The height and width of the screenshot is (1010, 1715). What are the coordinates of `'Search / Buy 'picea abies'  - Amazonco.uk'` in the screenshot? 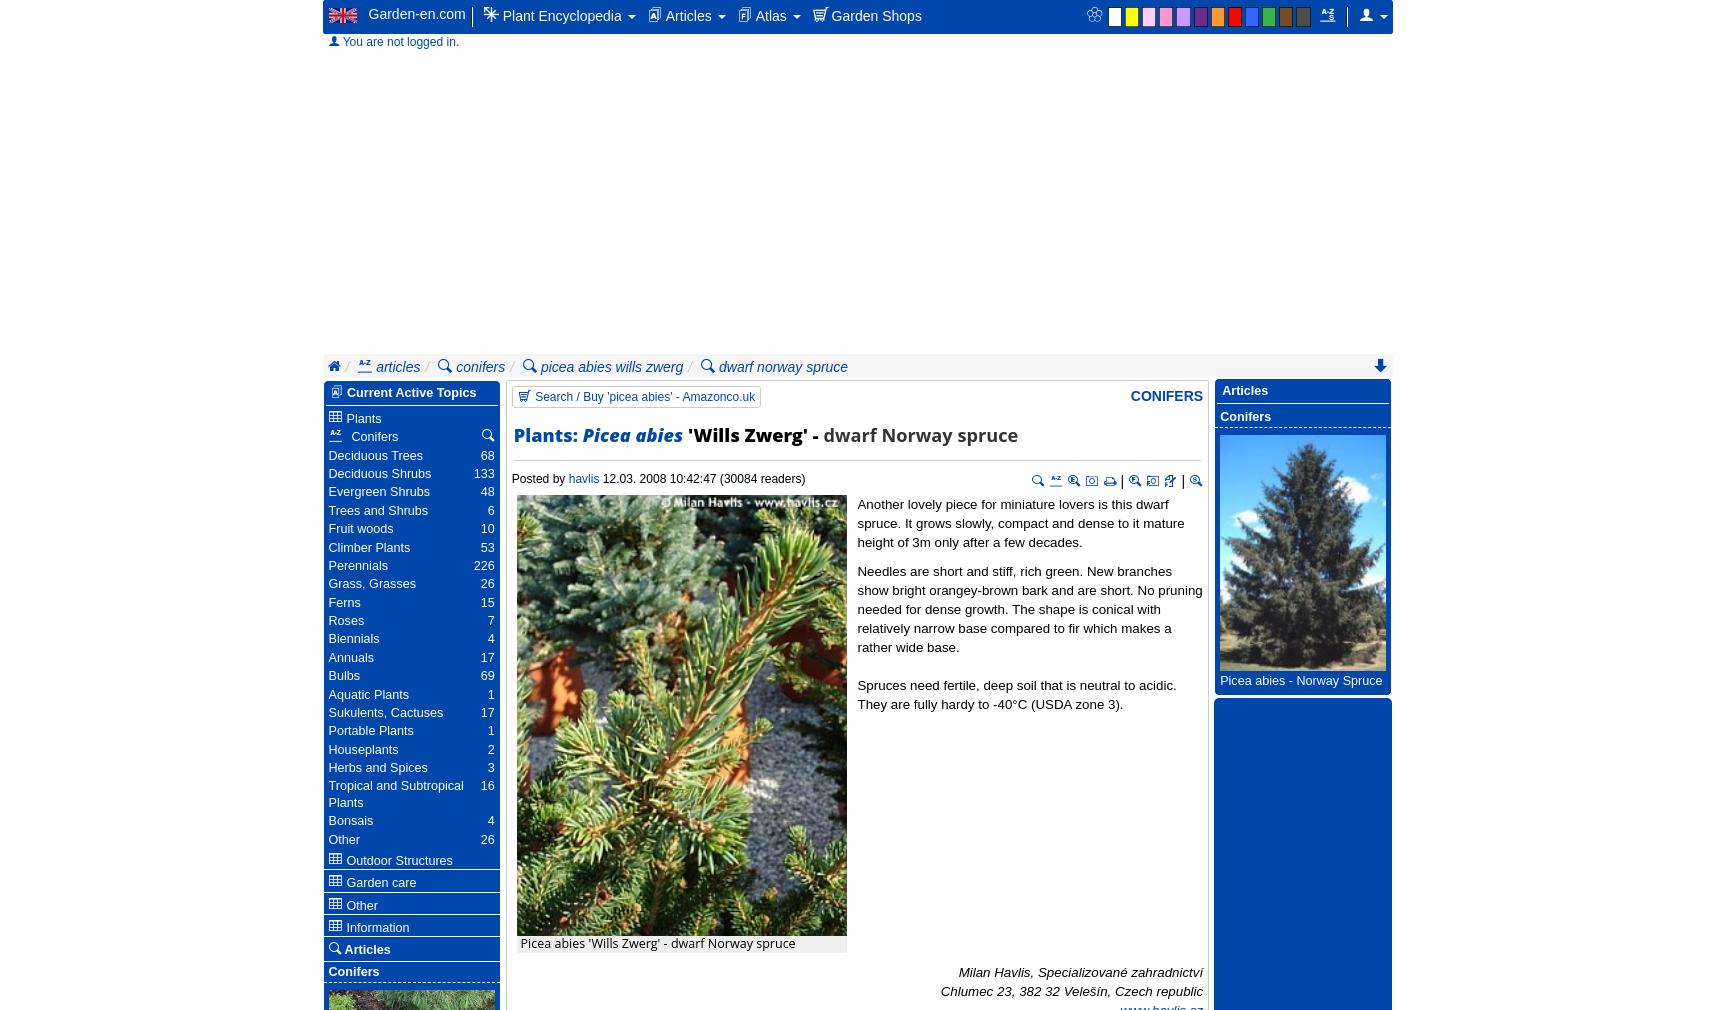 It's located at (642, 397).